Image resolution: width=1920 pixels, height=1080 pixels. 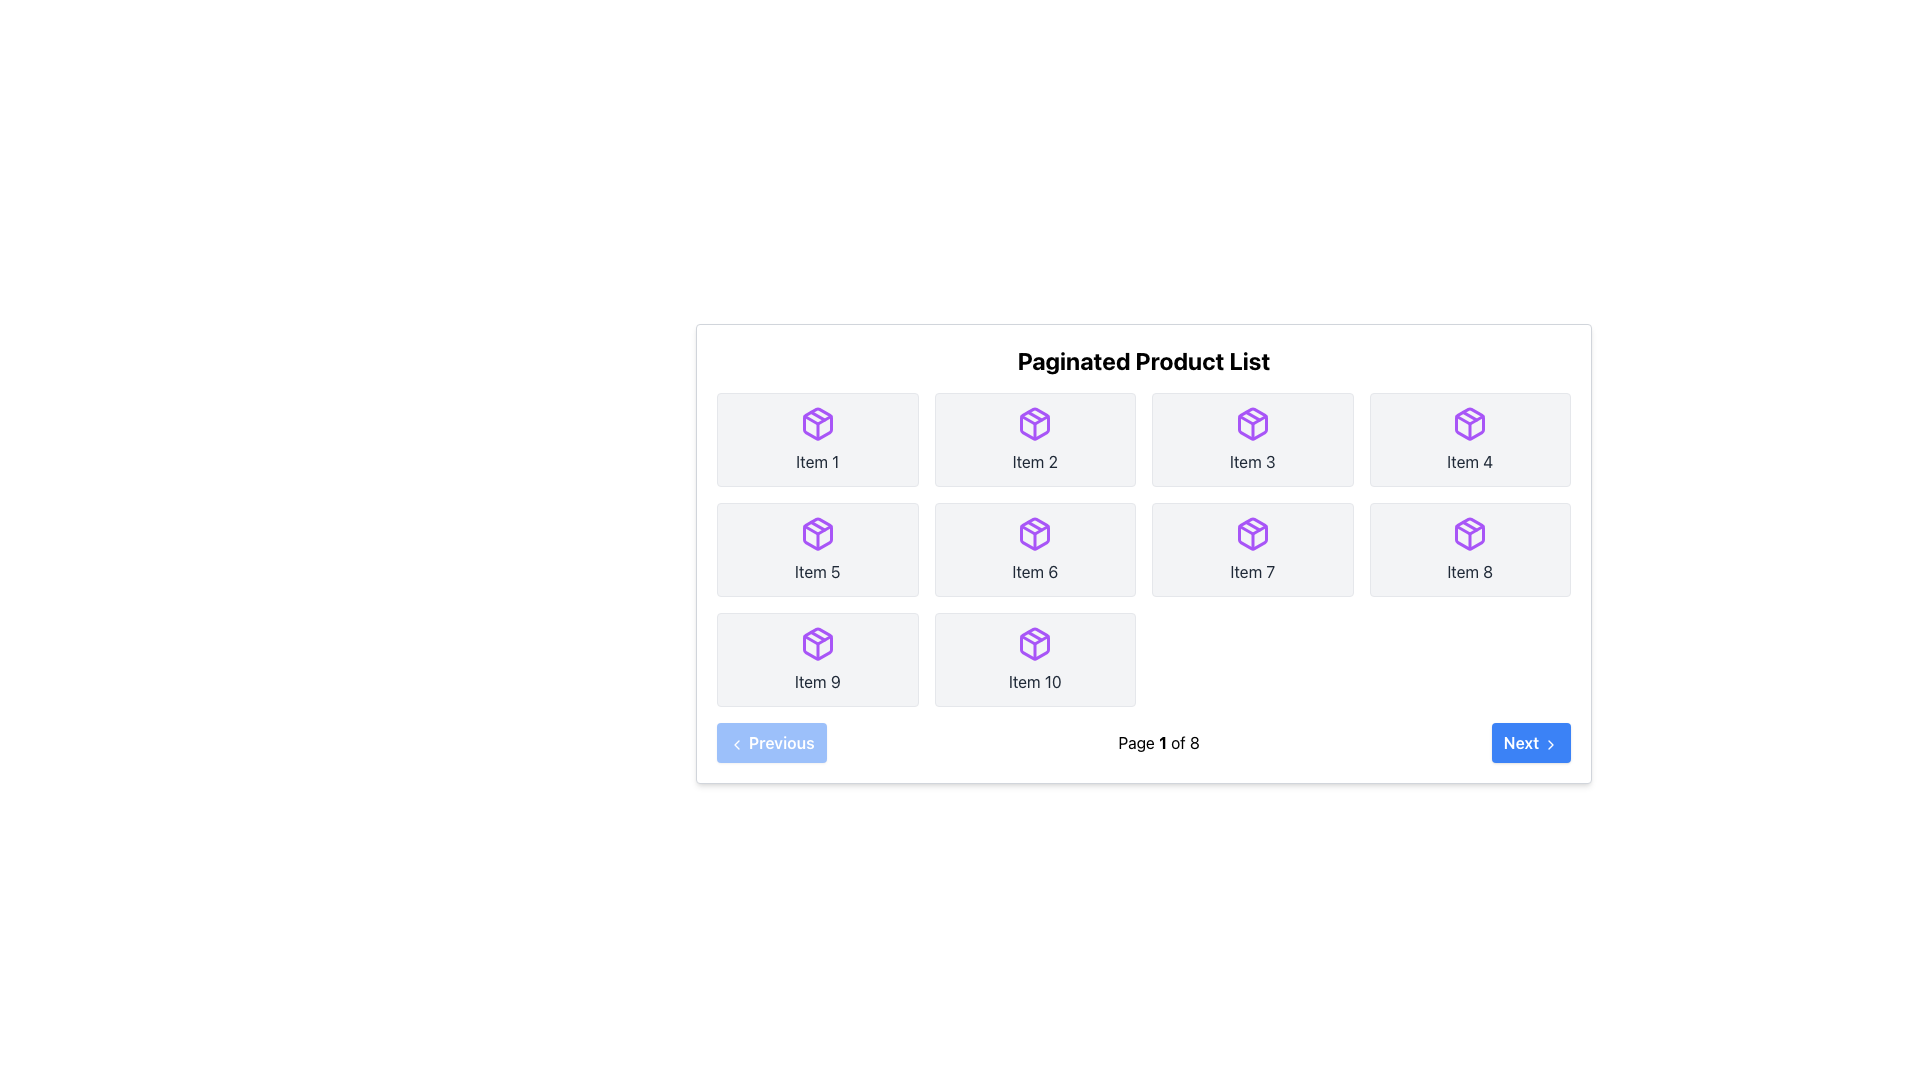 I want to click on the purple box-shaped icon located in the center of the gray card labeled 'Item 9', which has a distinct 3D map-like appearance, so click(x=817, y=644).